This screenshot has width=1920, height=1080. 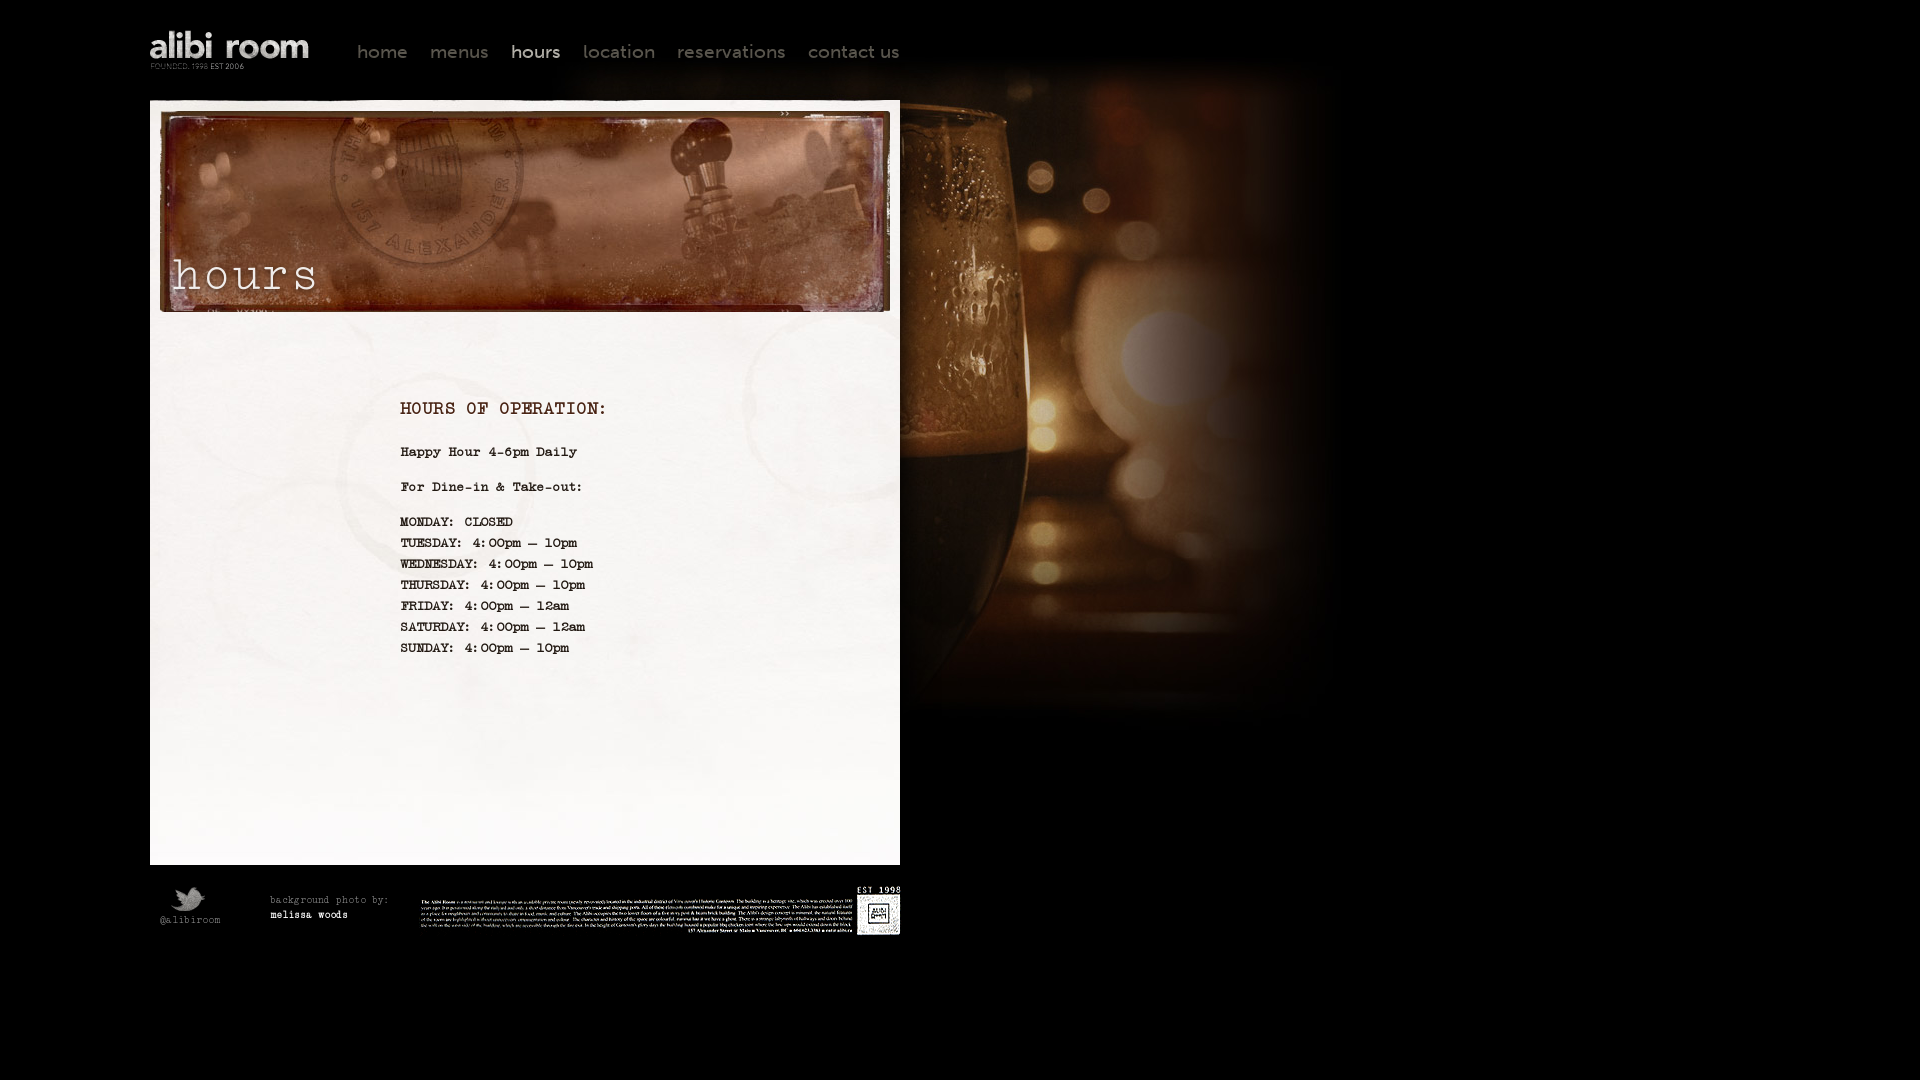 What do you see at coordinates (854, 50) in the screenshot?
I see `'contact us'` at bounding box center [854, 50].